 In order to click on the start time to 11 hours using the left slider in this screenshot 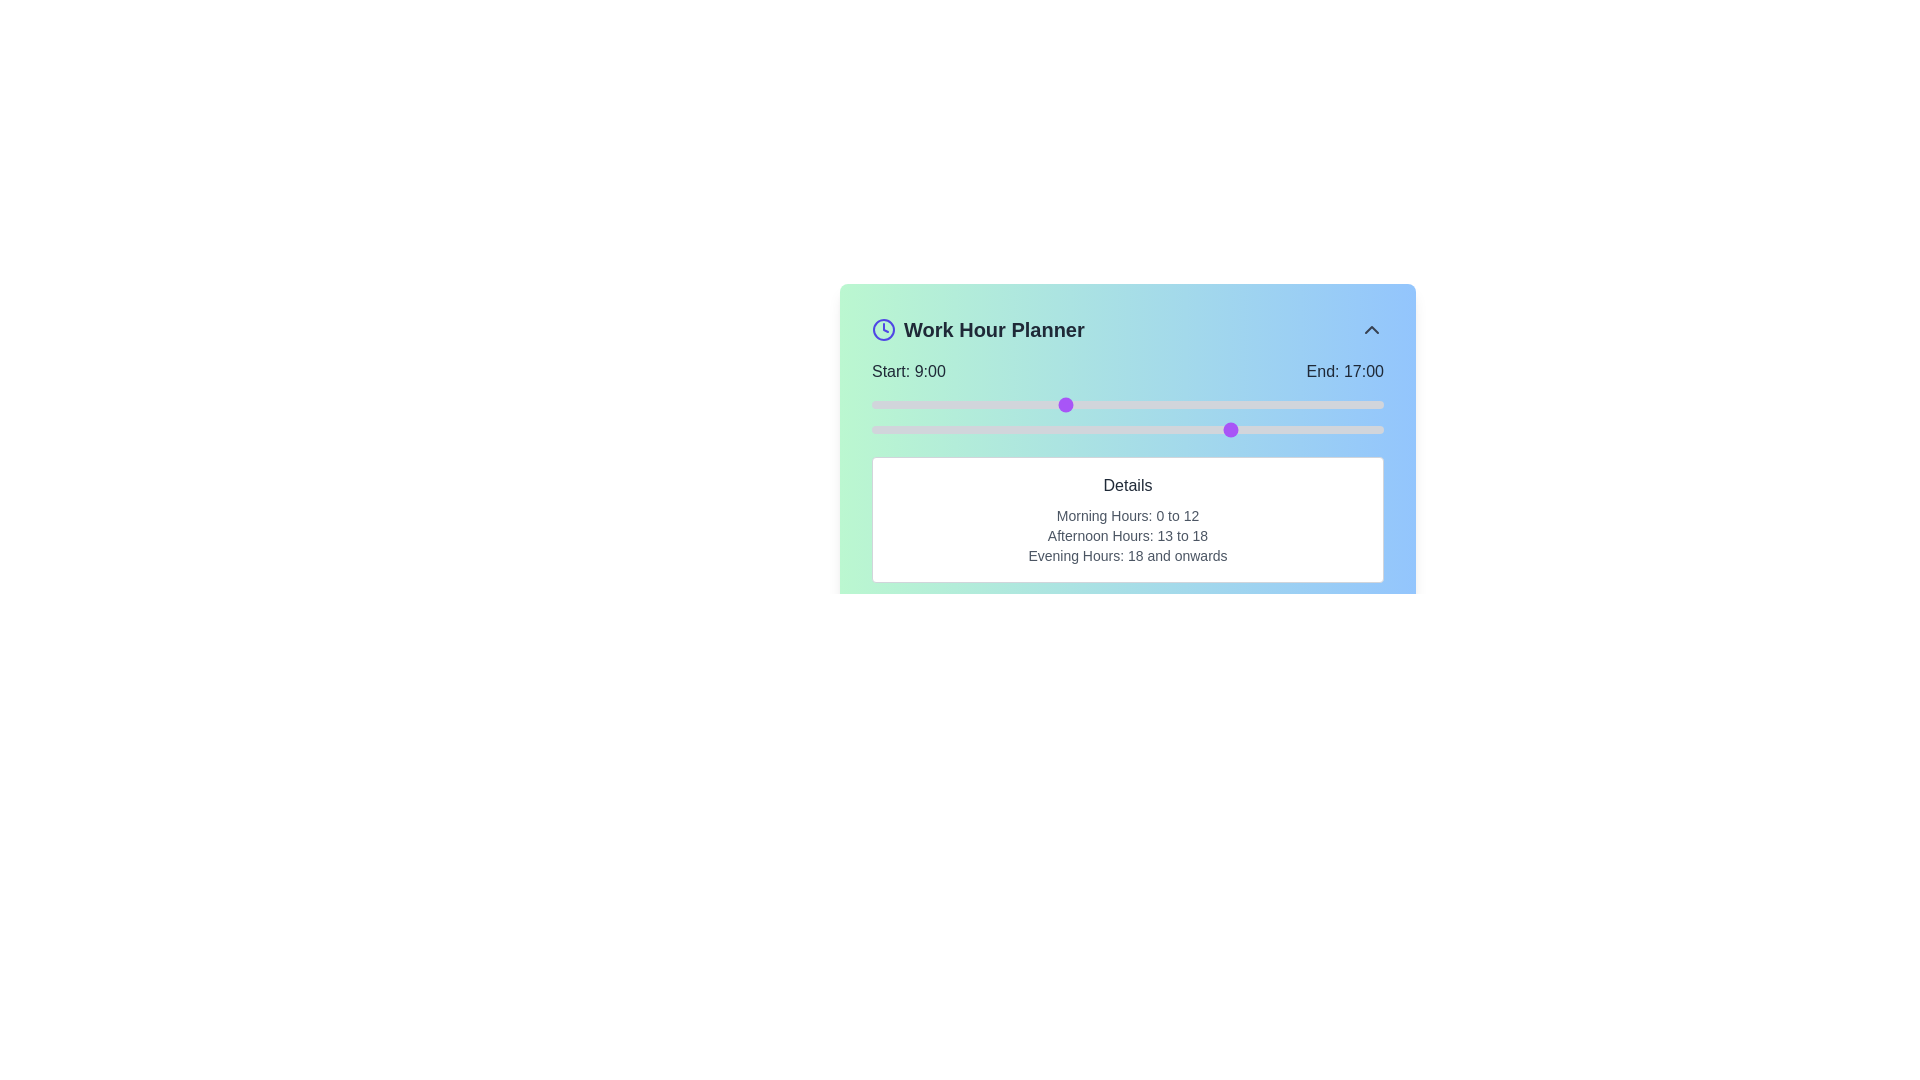, I will do `click(1105, 405)`.